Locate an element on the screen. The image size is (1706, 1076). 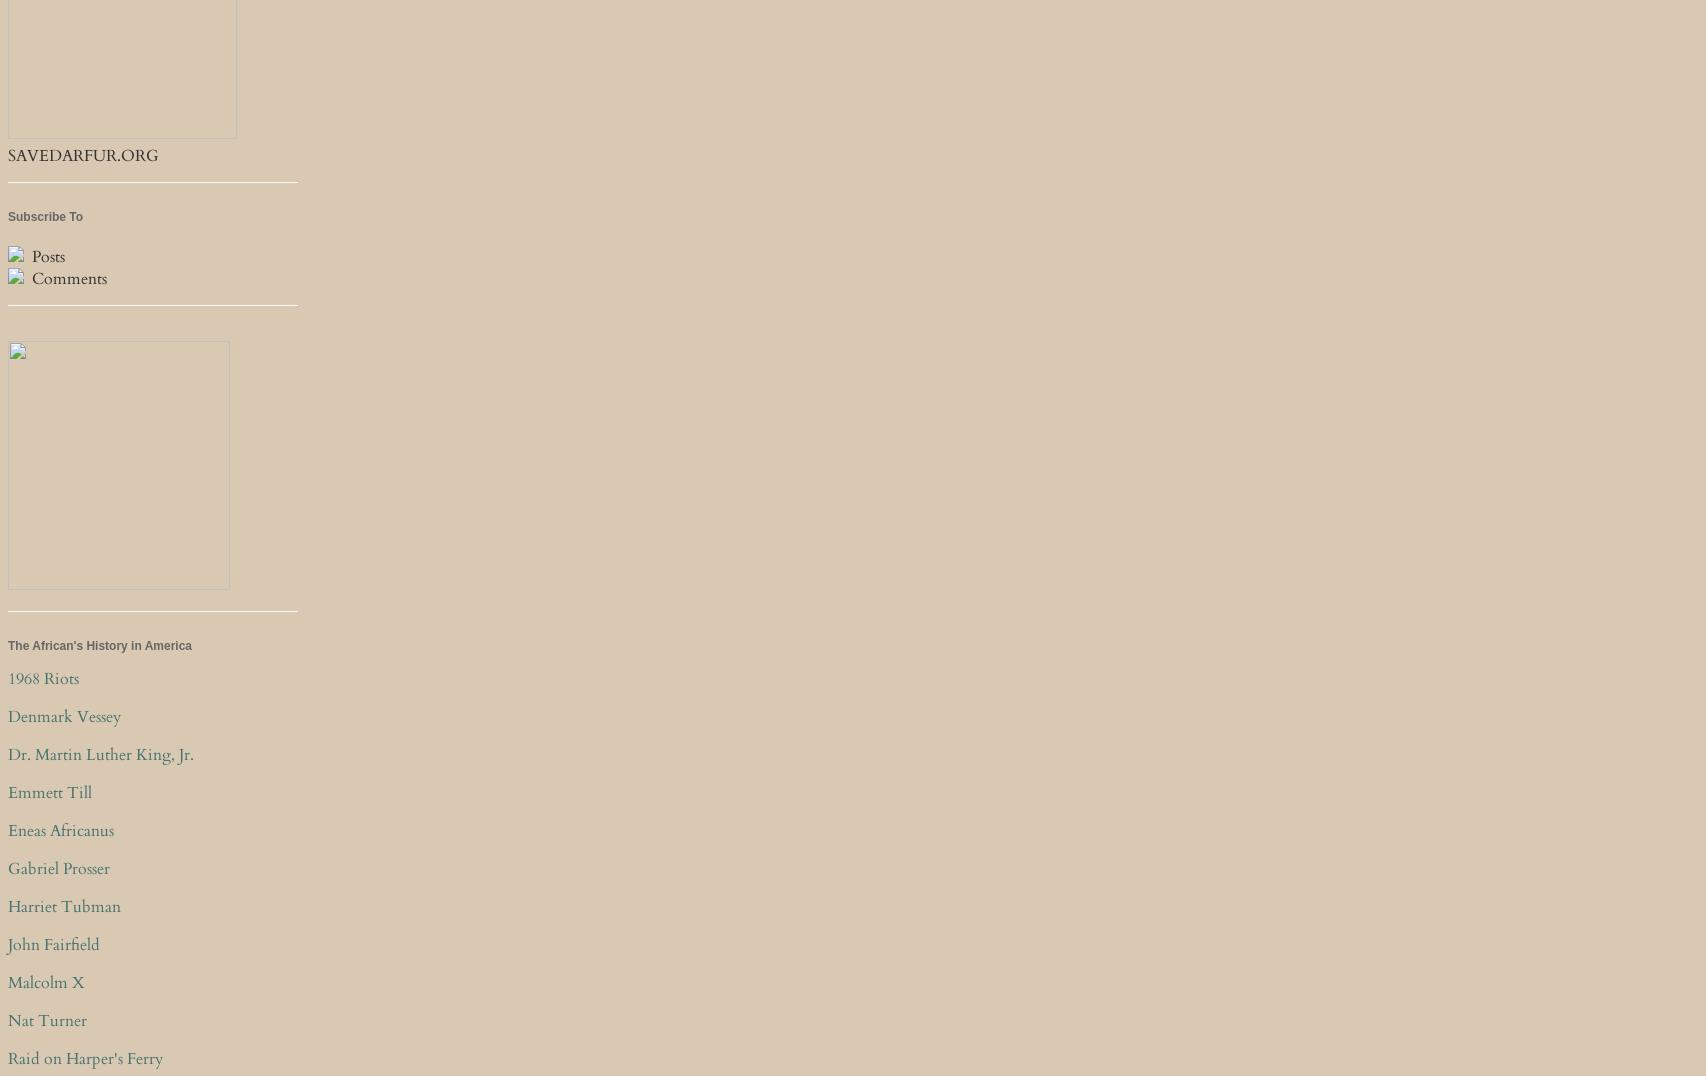
'Posts' is located at coordinates (46, 256).